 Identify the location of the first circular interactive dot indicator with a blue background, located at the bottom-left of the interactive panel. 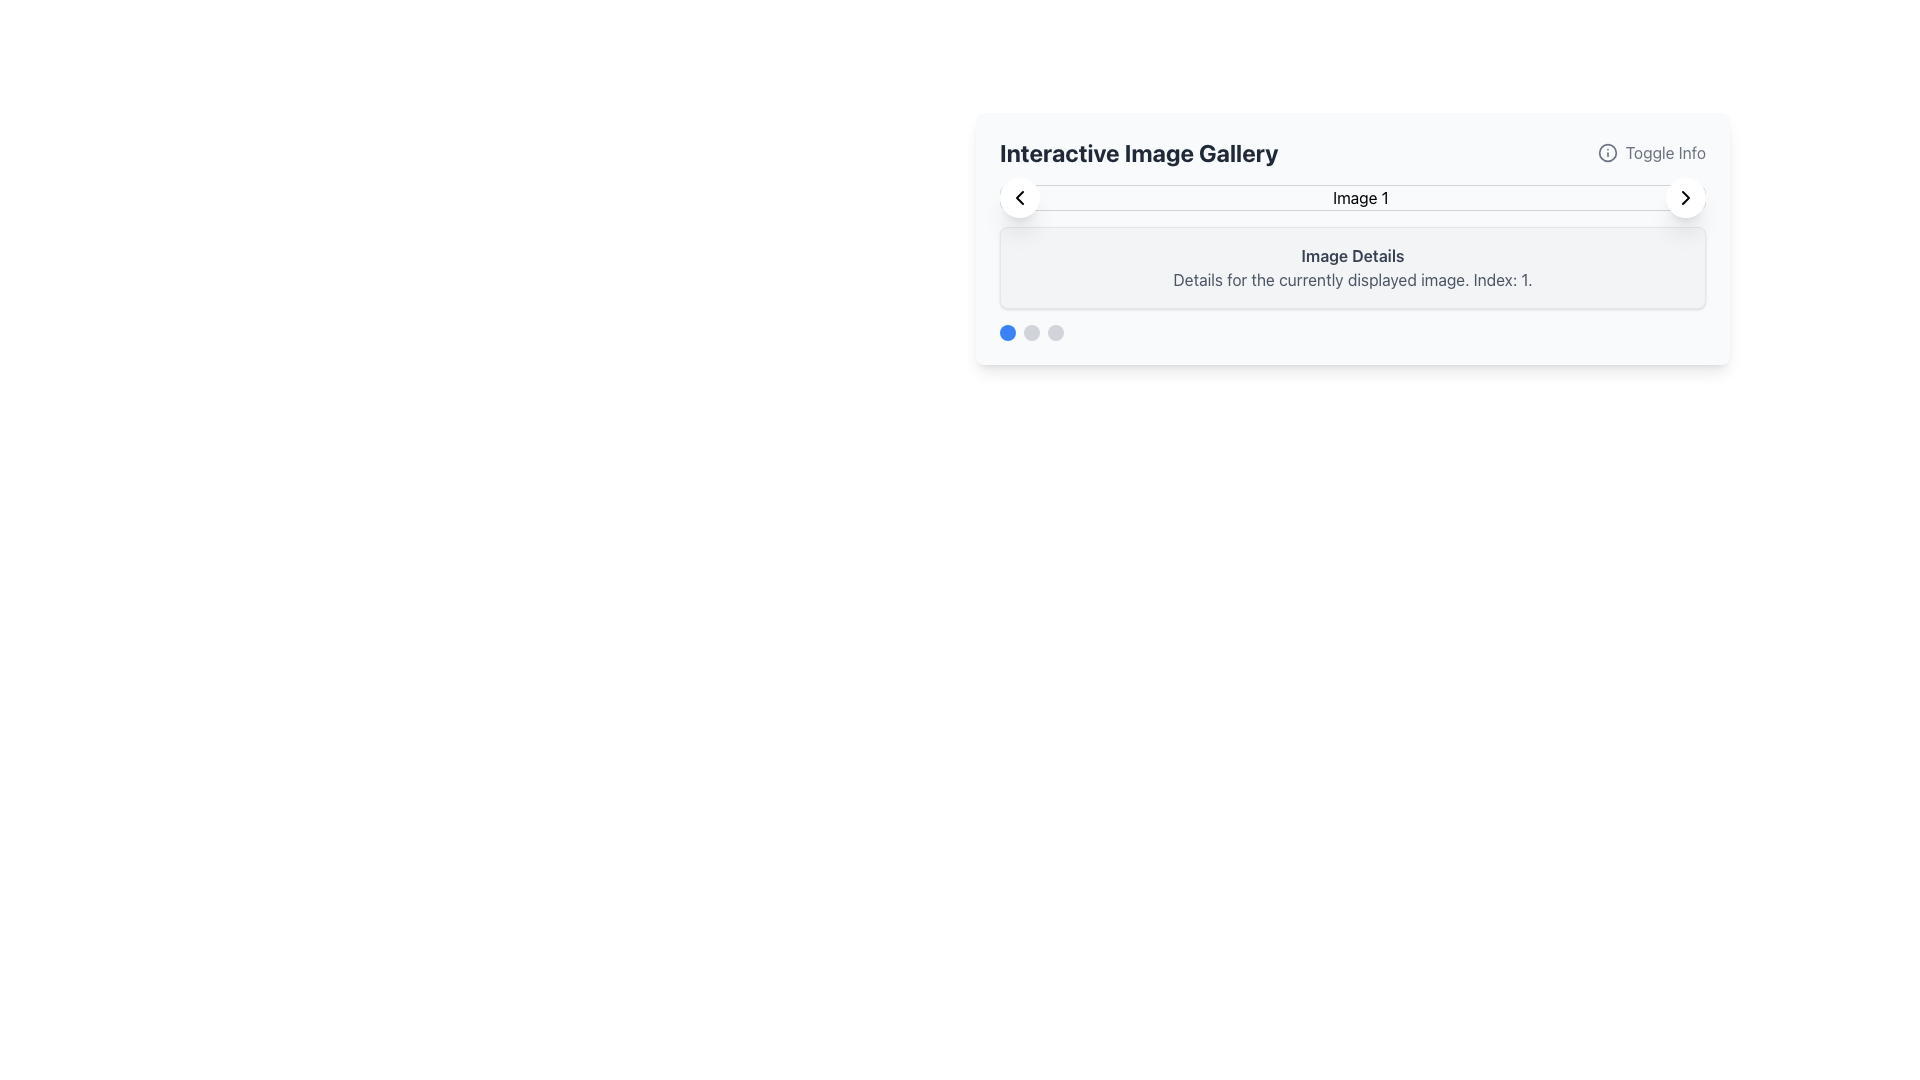
(1008, 331).